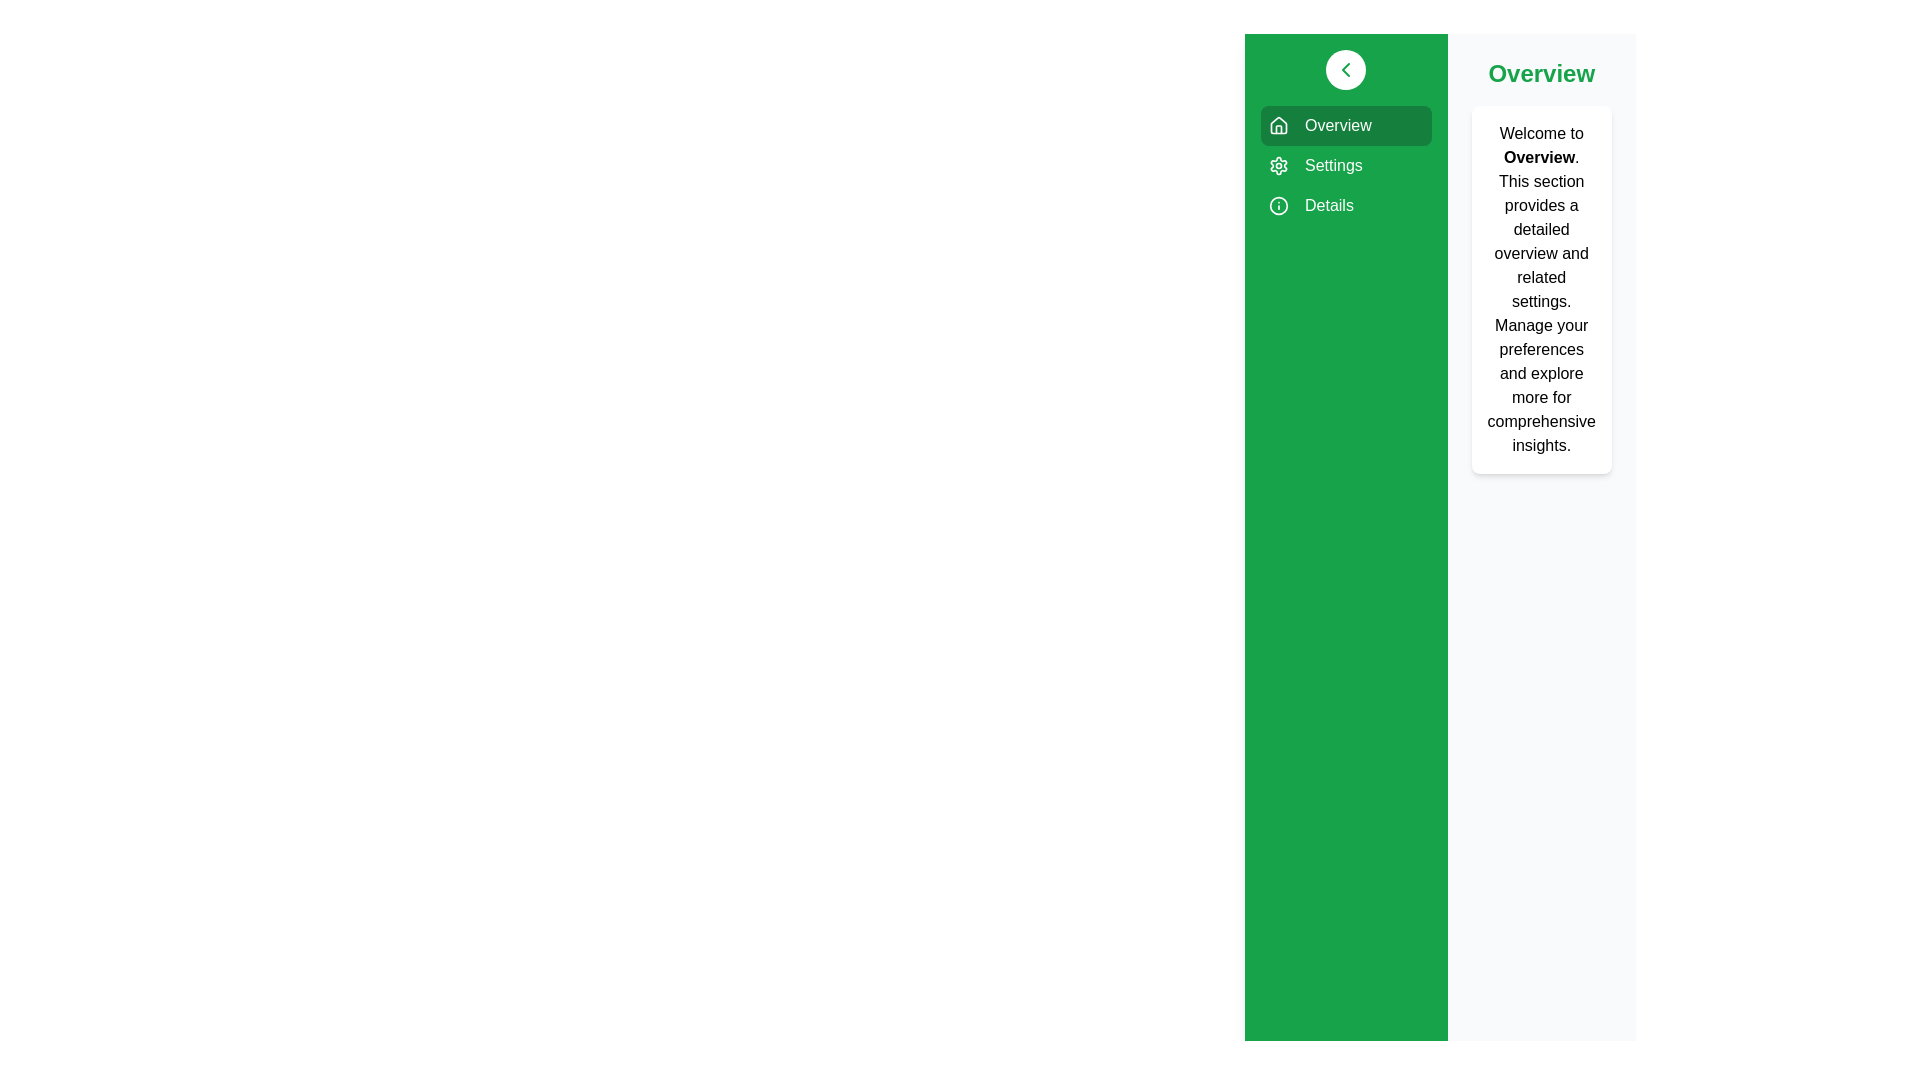  What do you see at coordinates (1346, 205) in the screenshot?
I see `the sidebar menu item corresponding to Details` at bounding box center [1346, 205].